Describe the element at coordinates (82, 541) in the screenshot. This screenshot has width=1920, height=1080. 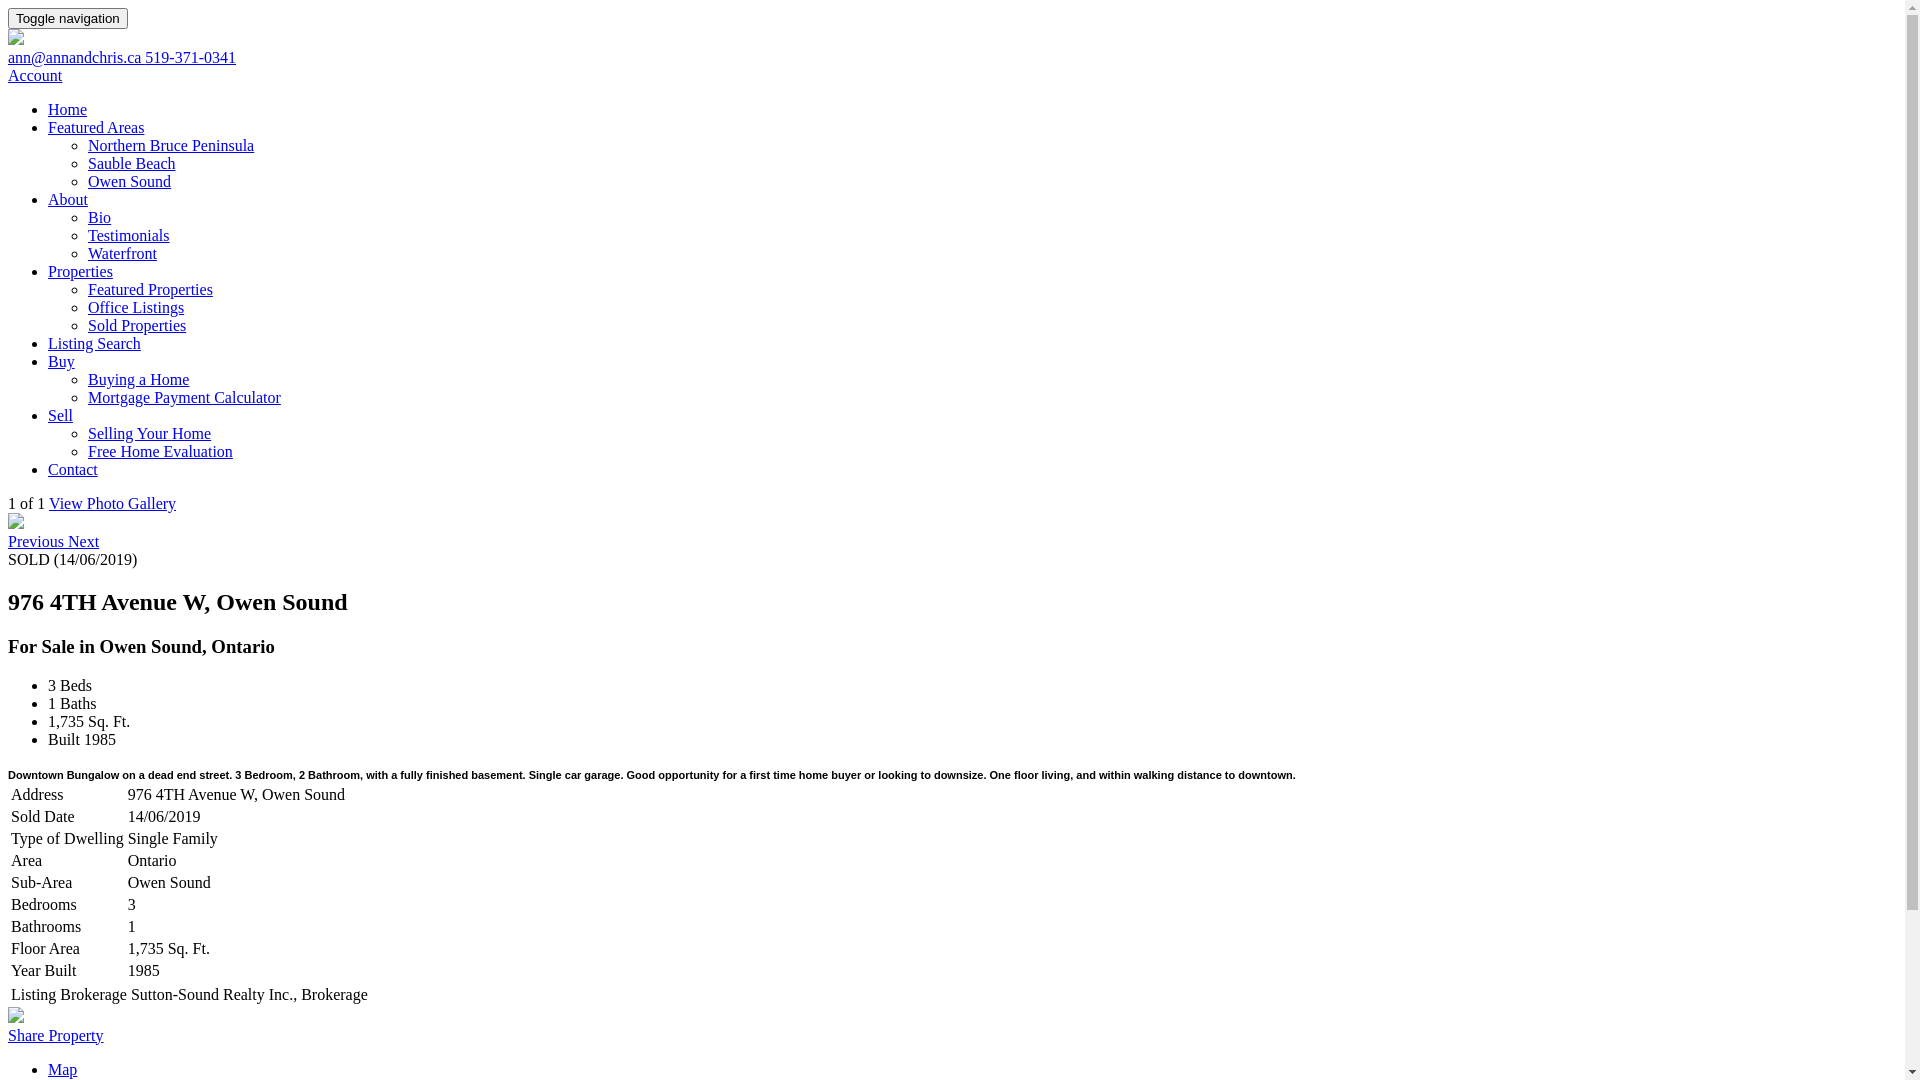
I see `'Next'` at that location.